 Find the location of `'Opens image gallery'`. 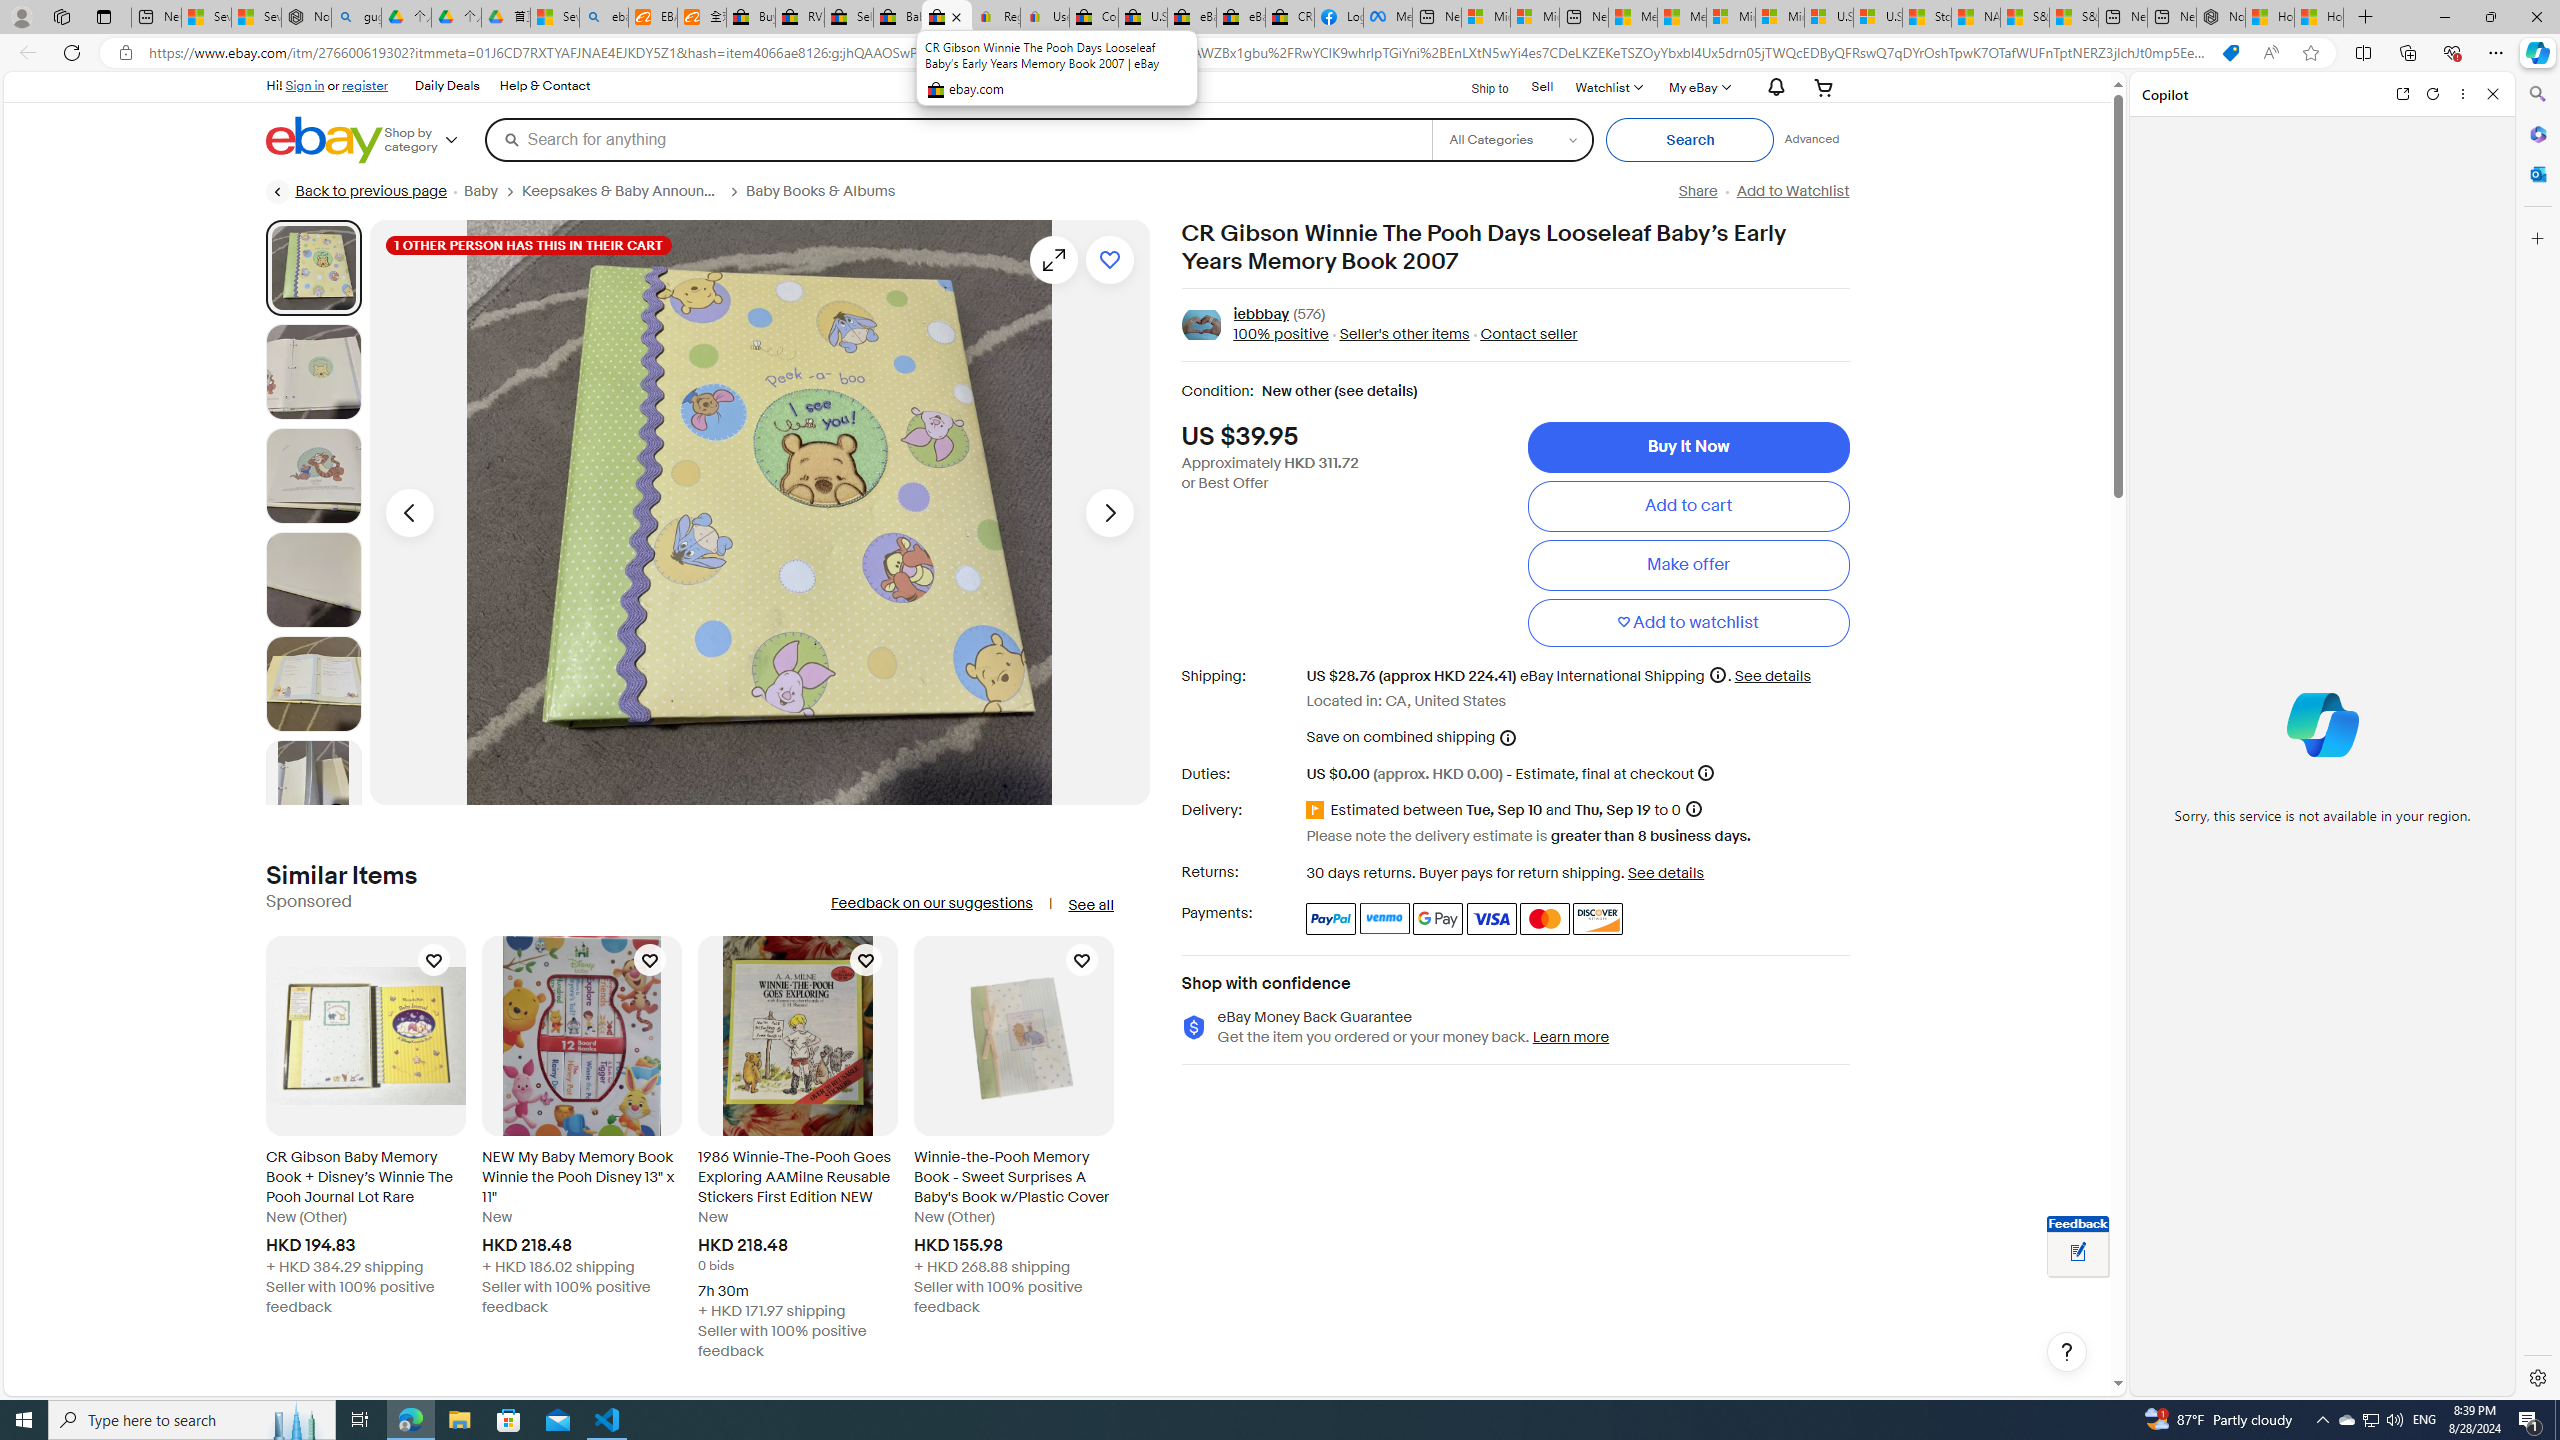

'Opens image gallery' is located at coordinates (1052, 258).